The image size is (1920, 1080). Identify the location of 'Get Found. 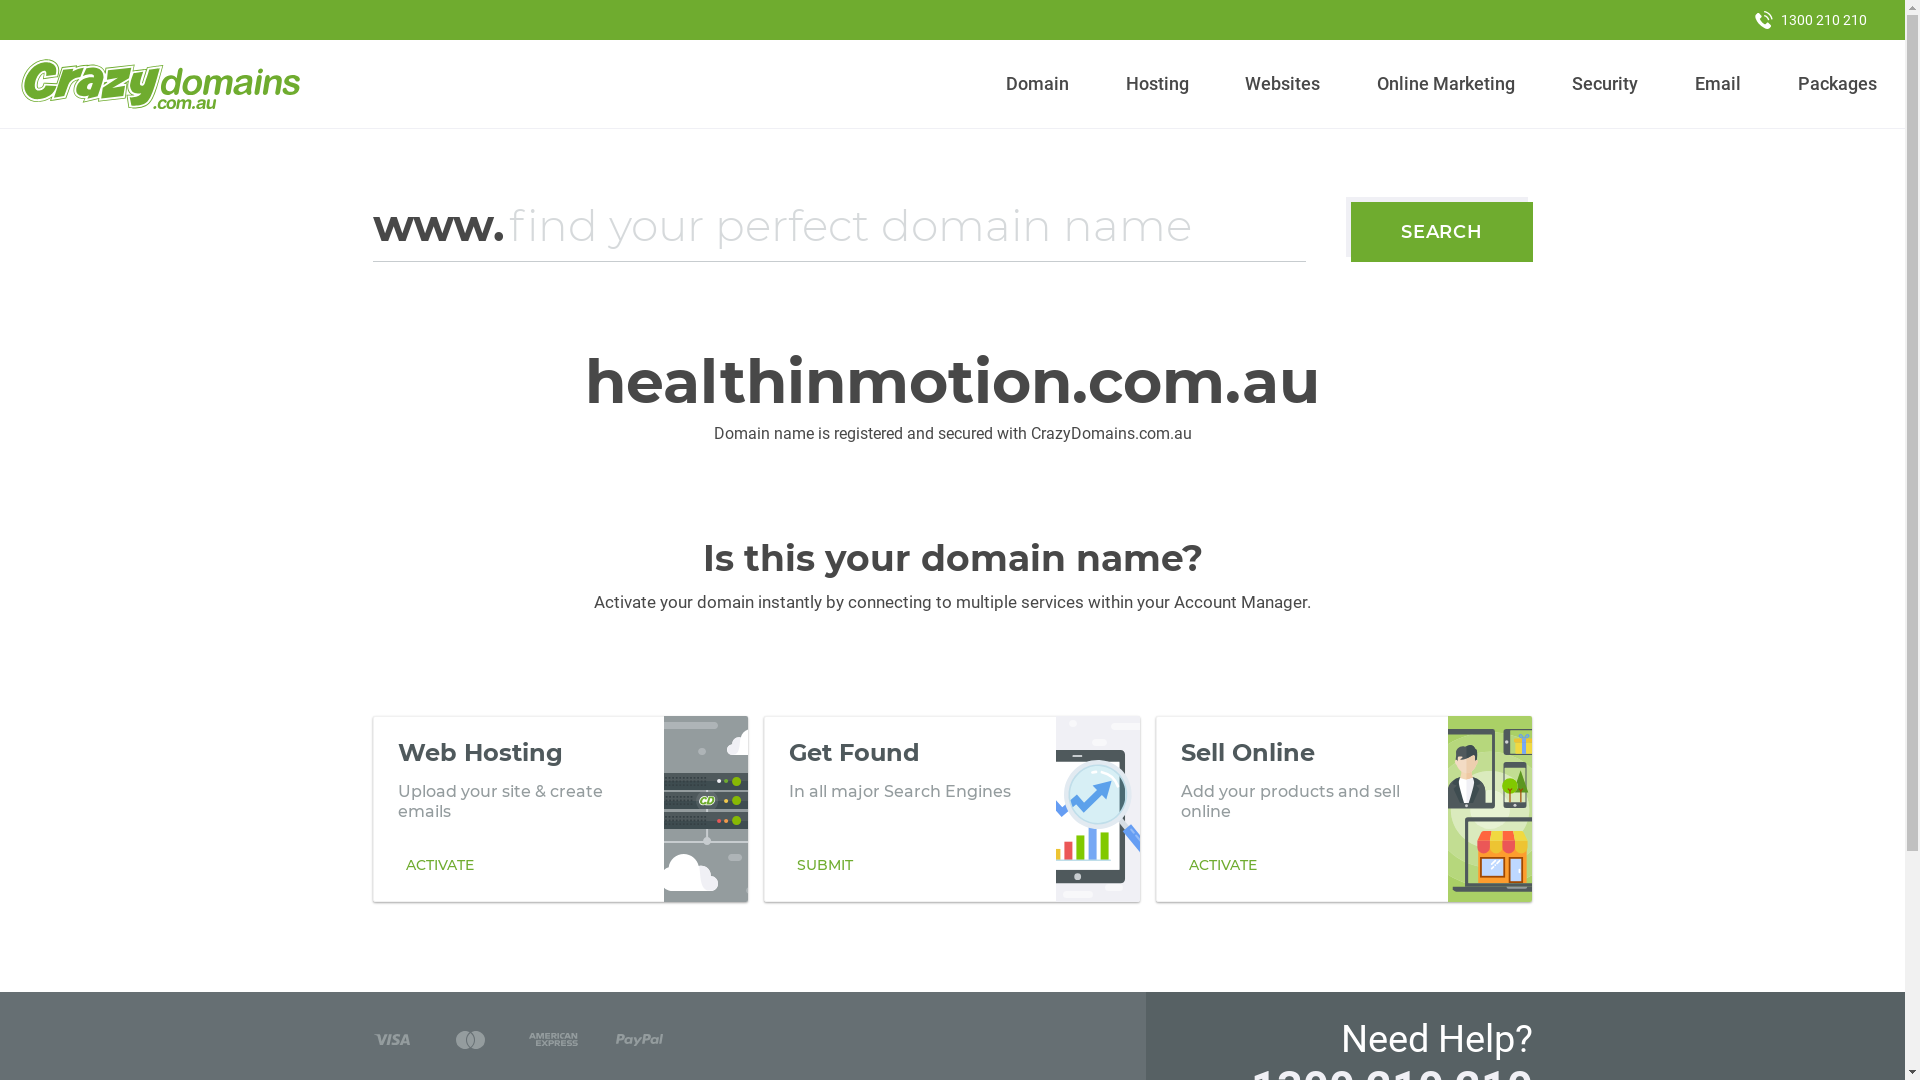
(950, 808).